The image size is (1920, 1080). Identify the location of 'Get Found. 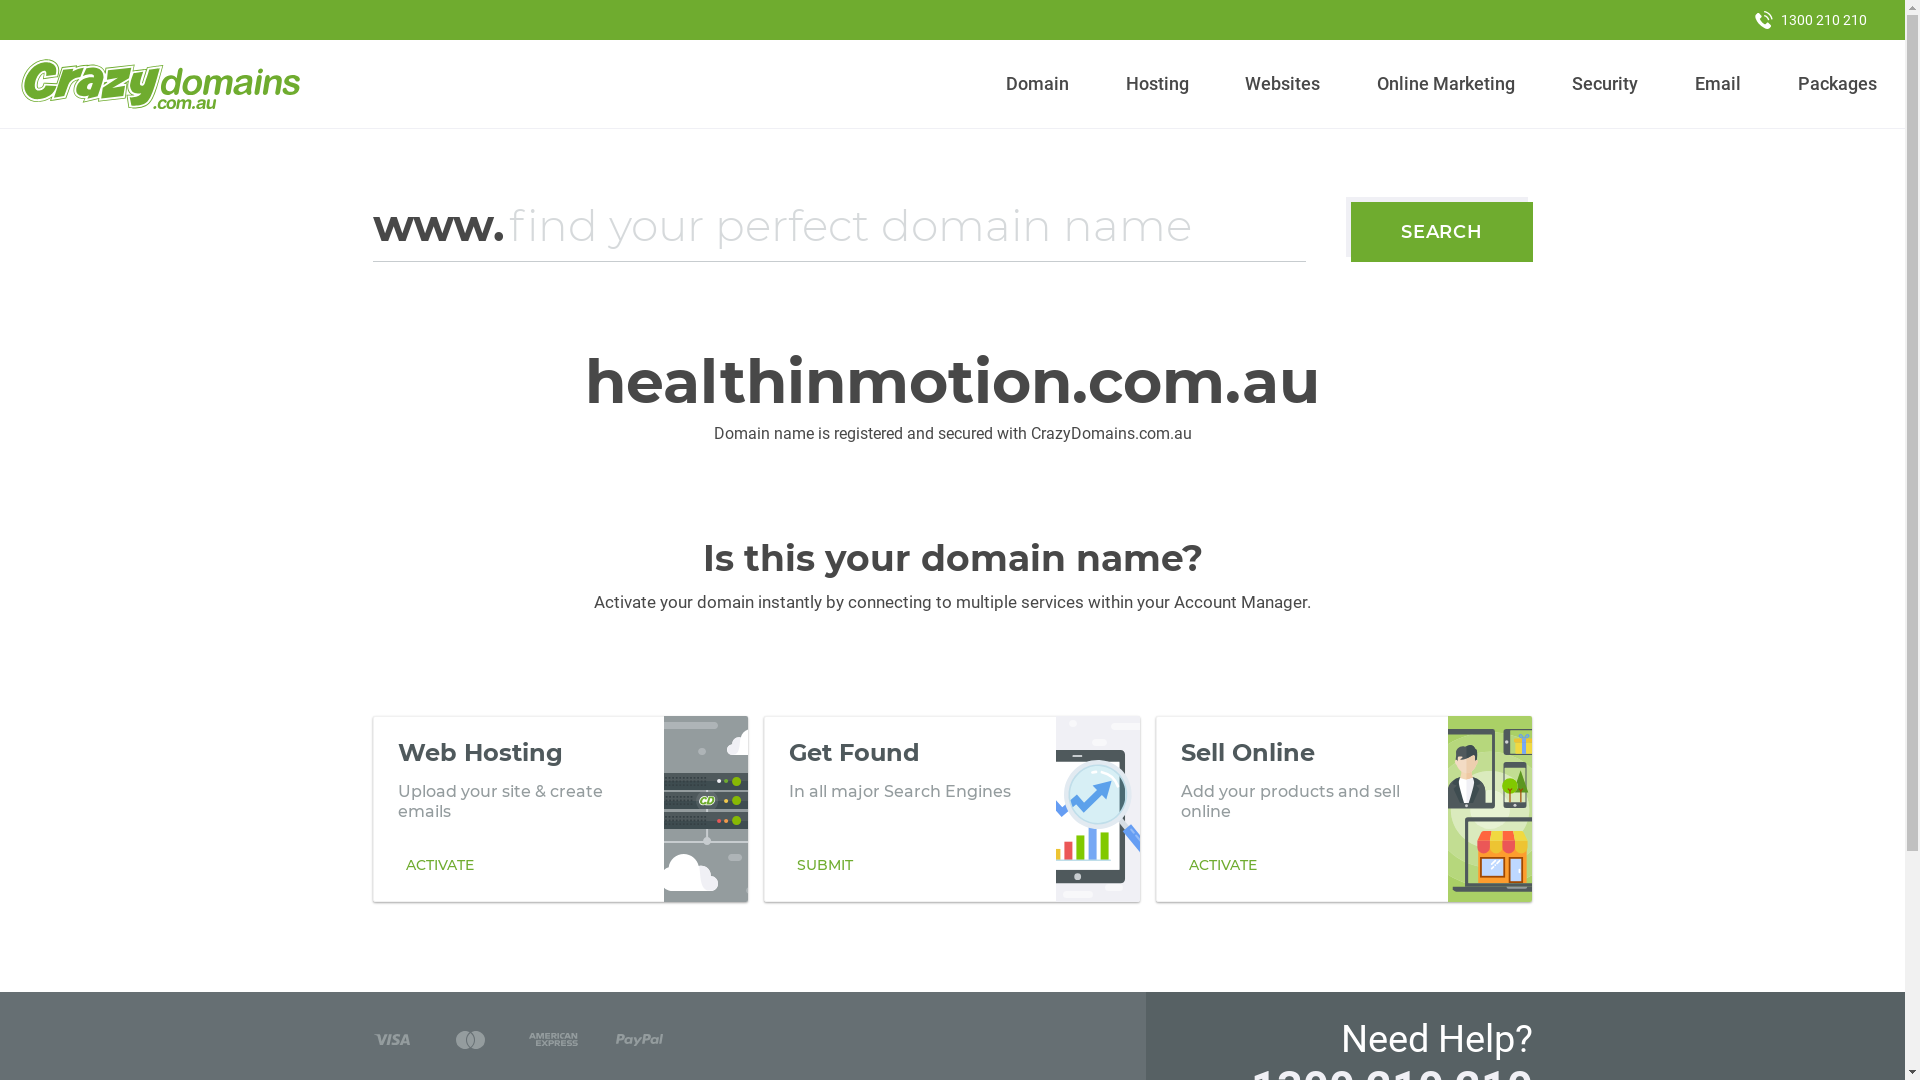
(950, 808).